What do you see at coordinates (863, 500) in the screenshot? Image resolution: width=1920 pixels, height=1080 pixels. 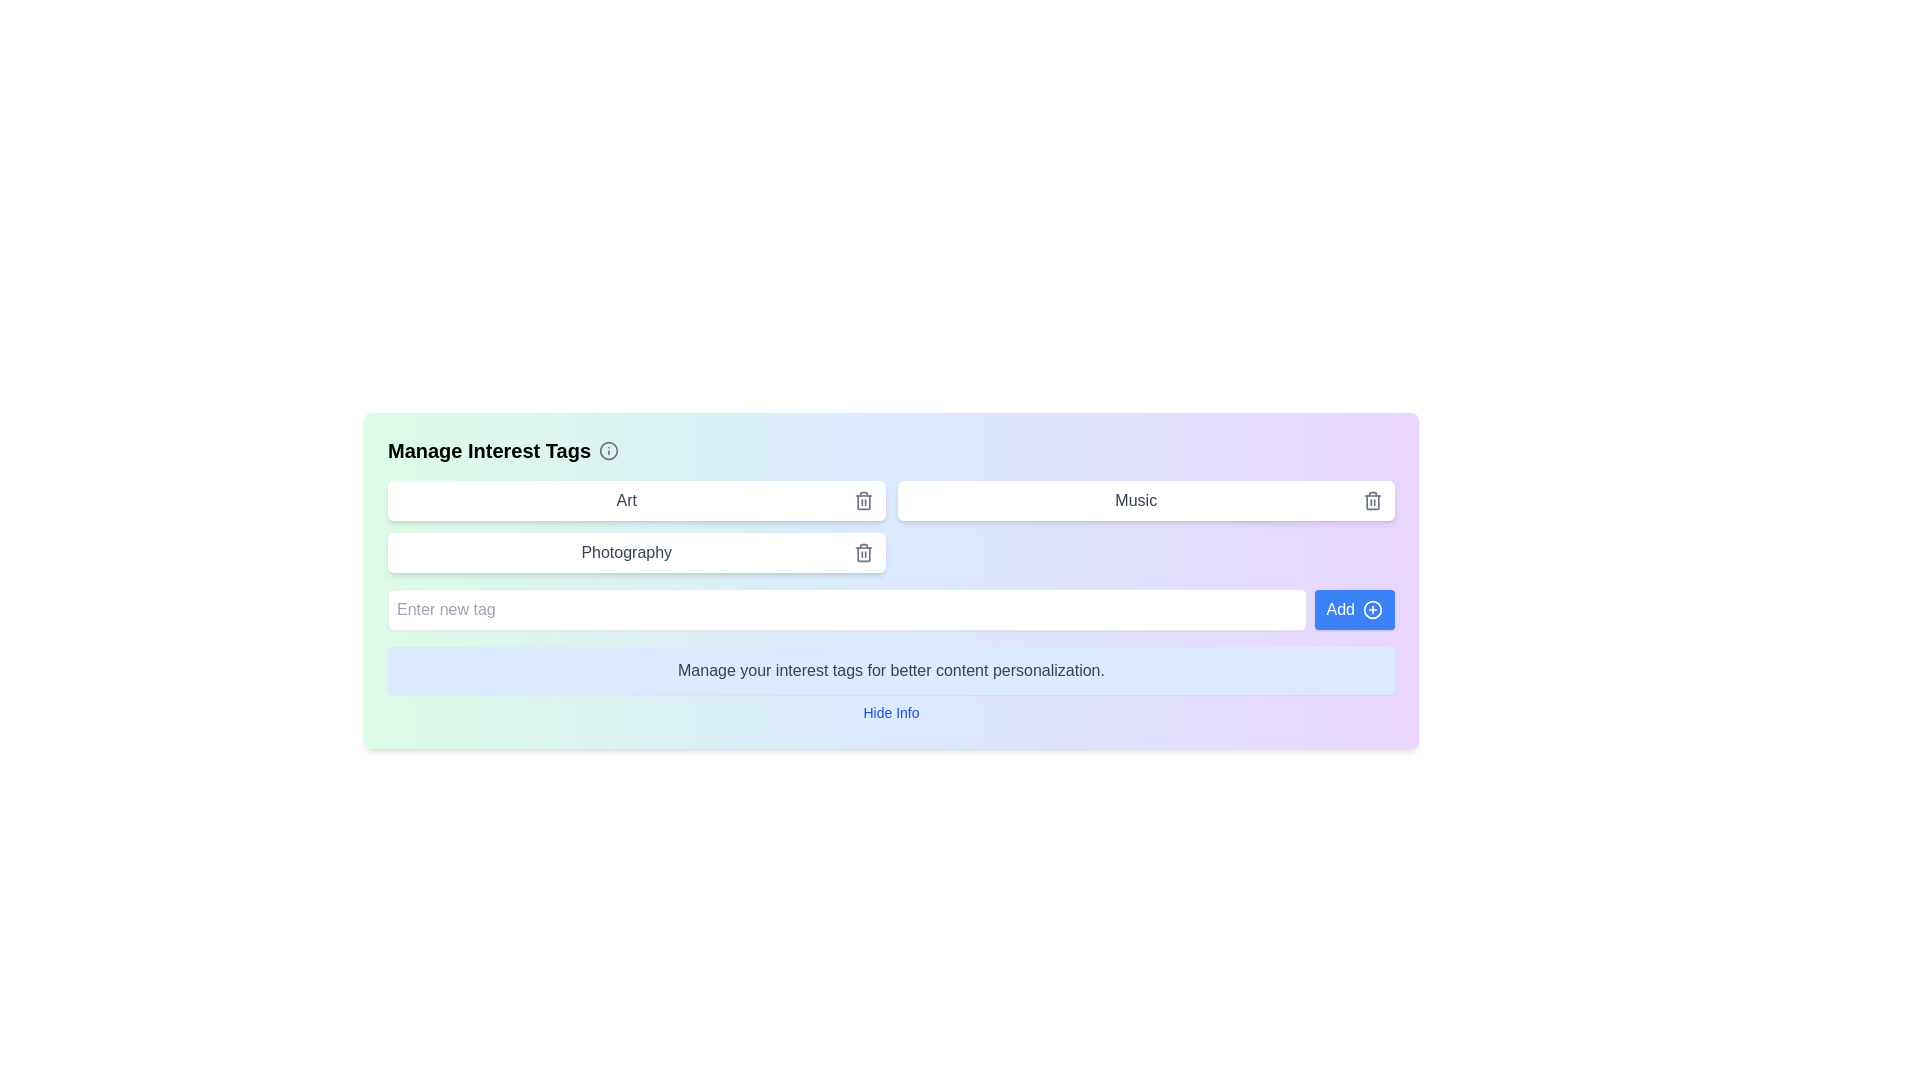 I see `the interactive trash bin icon, styled in gray and enlarging to red when hovered, located adjacent to the text 'Art' in the upper section of the interface` at bounding box center [863, 500].